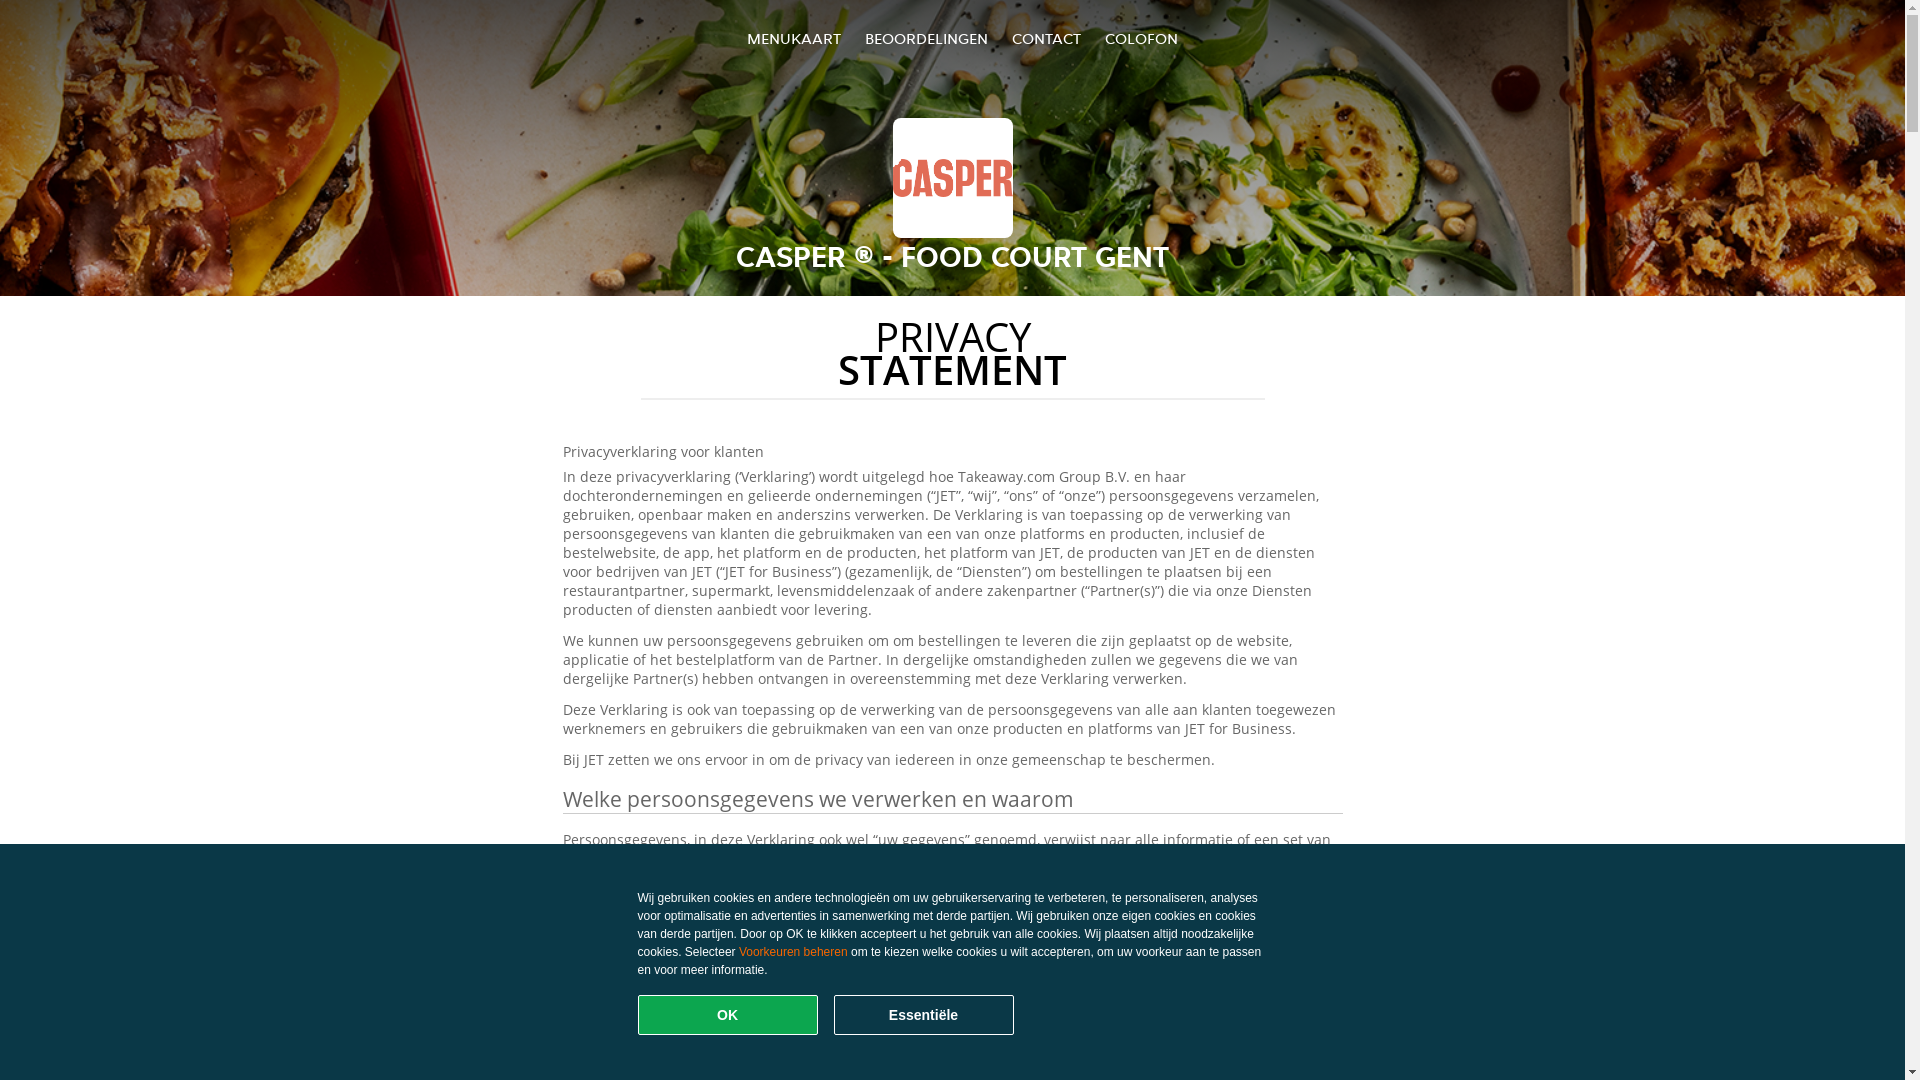 The image size is (1920, 1080). Describe the element at coordinates (1045, 38) in the screenshot. I see `'CONTACT'` at that location.